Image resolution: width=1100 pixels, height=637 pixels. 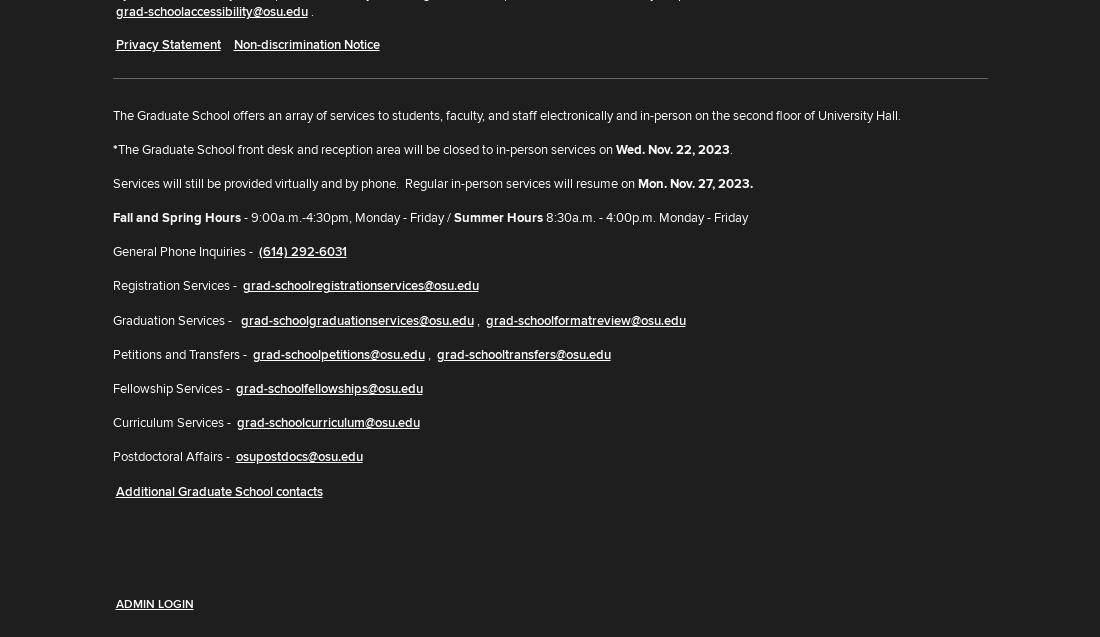 What do you see at coordinates (179, 352) in the screenshot?
I see `'Petitions and Transfers -'` at bounding box center [179, 352].